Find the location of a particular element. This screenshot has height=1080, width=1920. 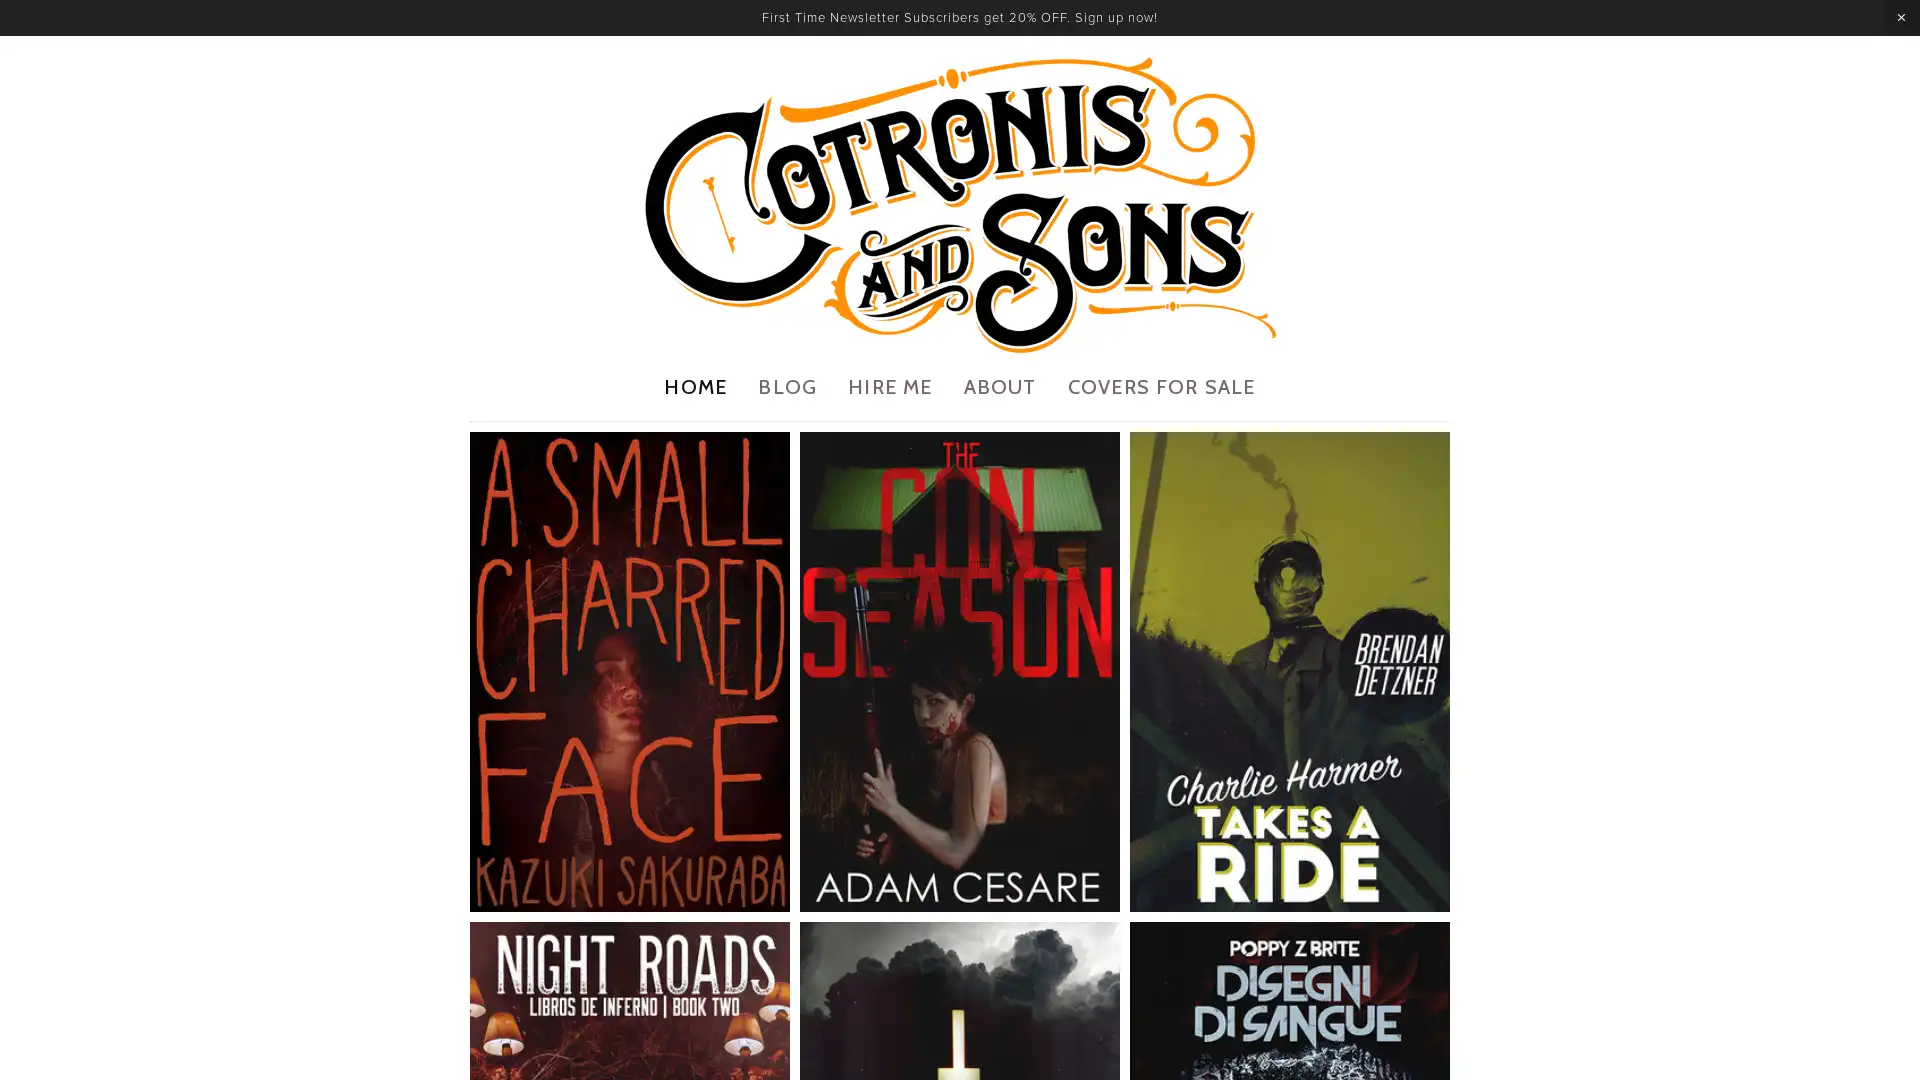

View fullsize 3.jpg is located at coordinates (960, 671).